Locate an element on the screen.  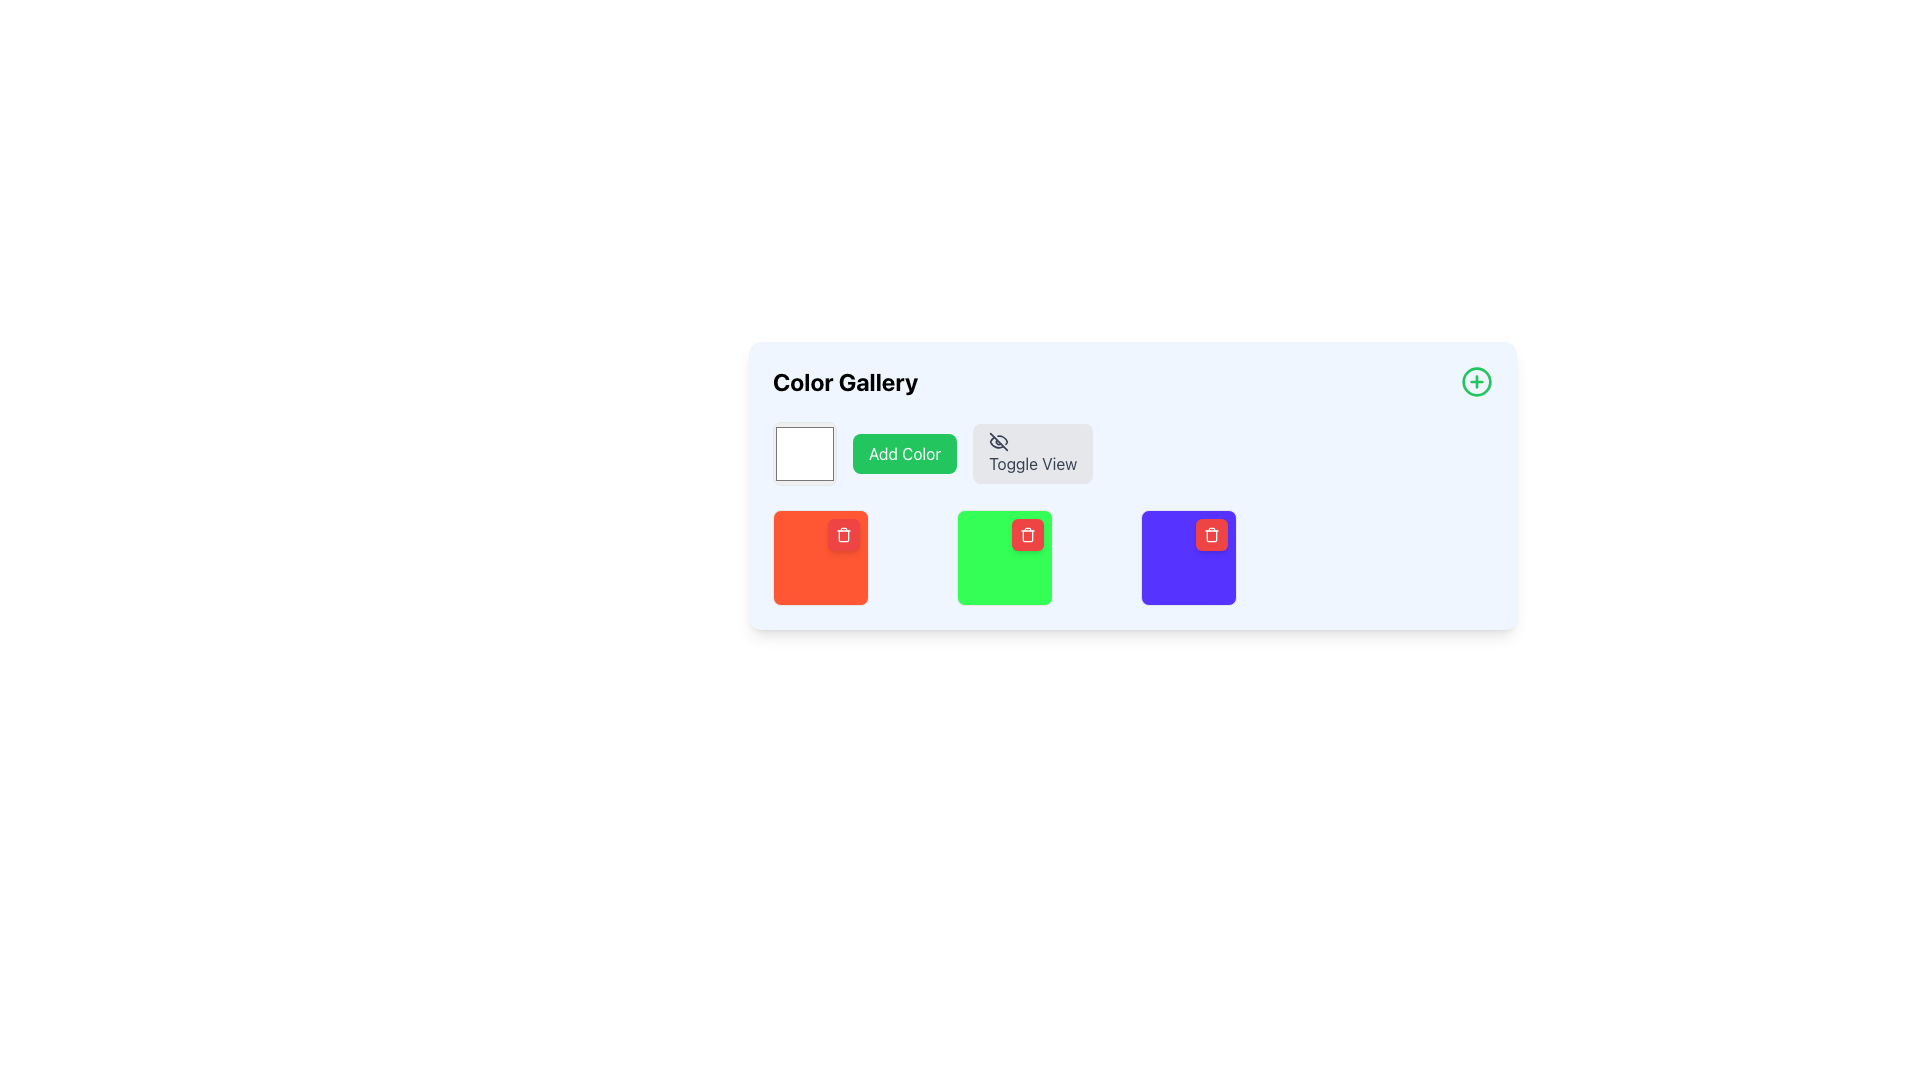
the small red Action button with a white trash icon is located at coordinates (844, 534).